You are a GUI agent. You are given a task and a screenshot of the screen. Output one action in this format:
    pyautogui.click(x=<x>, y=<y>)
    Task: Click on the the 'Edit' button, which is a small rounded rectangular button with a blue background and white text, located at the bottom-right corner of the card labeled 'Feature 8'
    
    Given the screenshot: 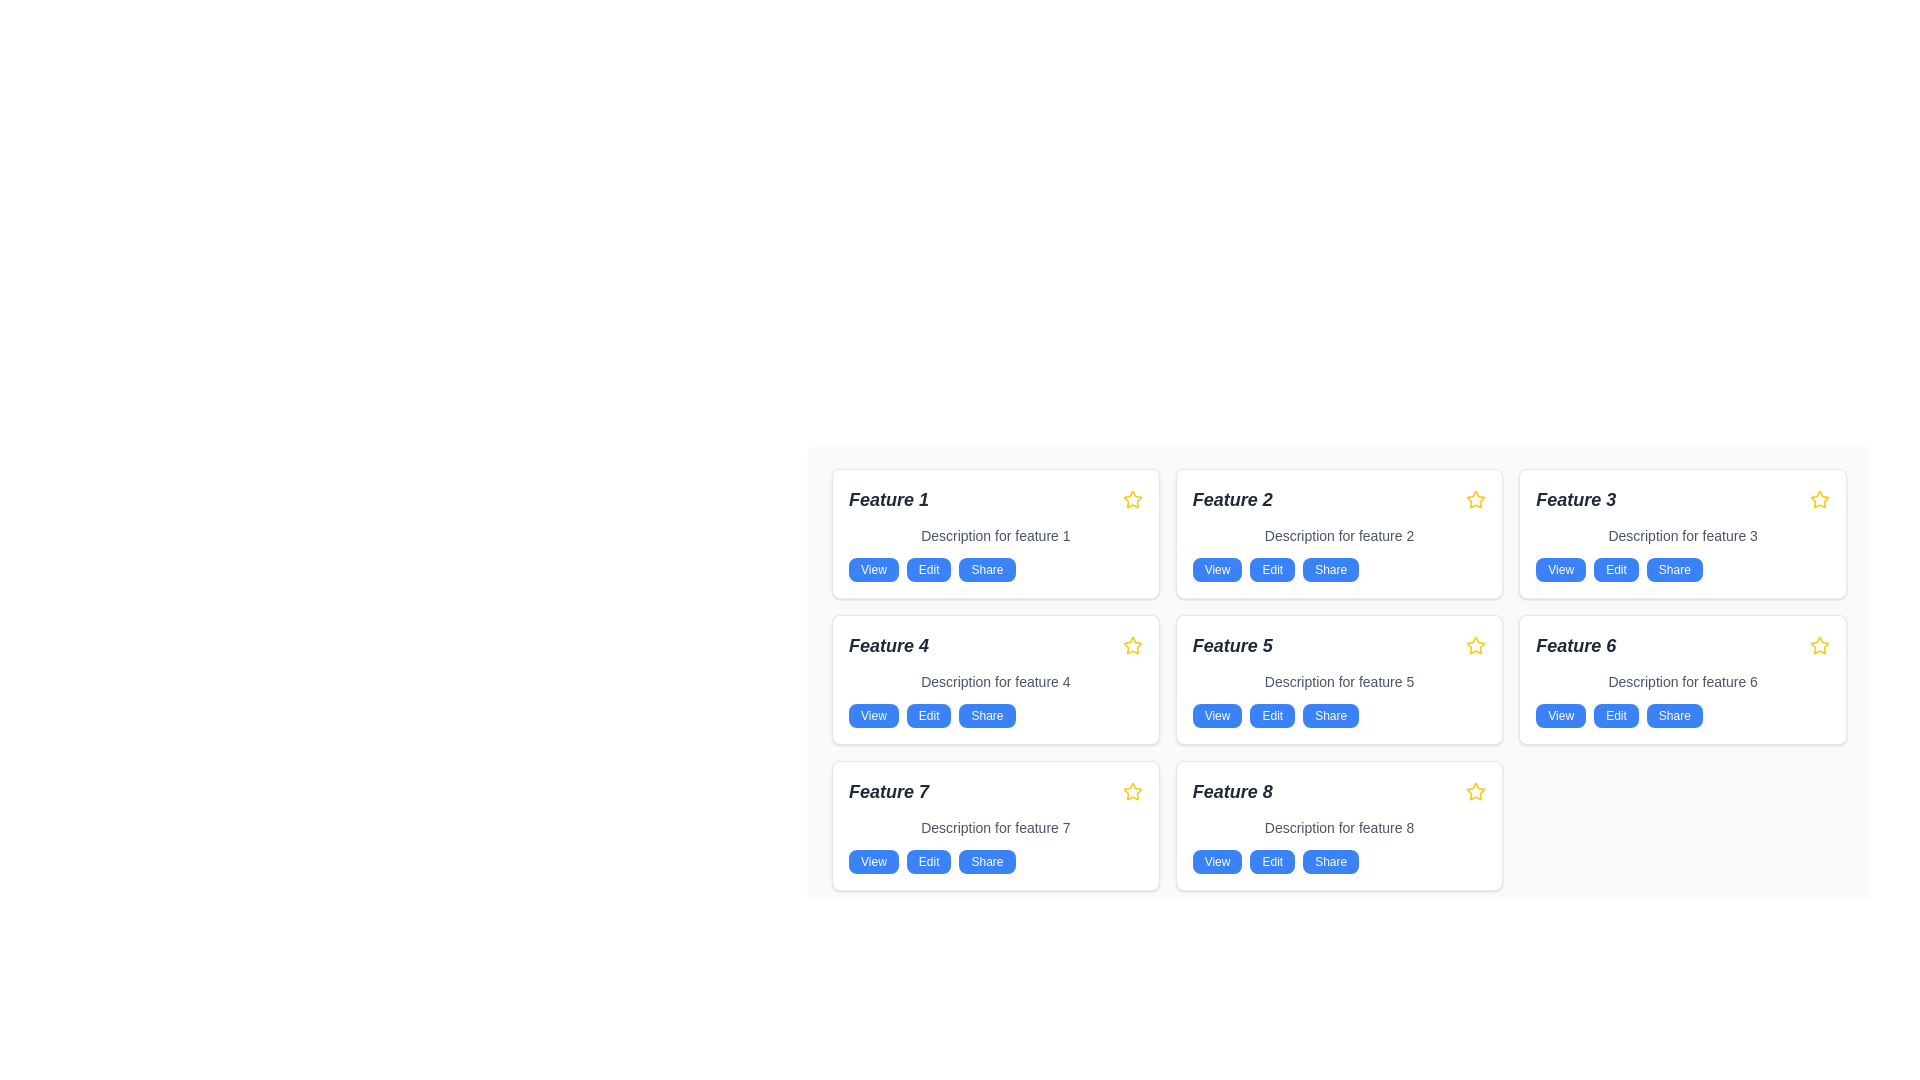 What is the action you would take?
    pyautogui.click(x=1271, y=860)
    